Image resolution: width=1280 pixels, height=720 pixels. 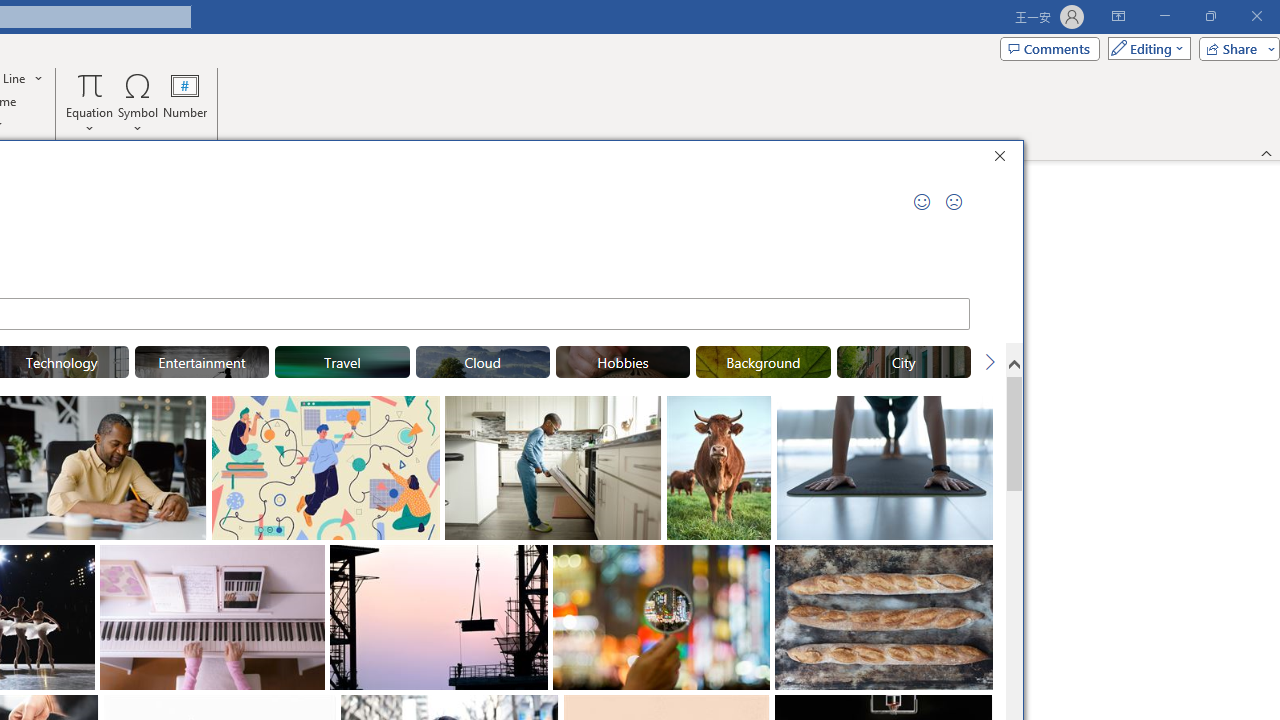 What do you see at coordinates (1144, 47) in the screenshot?
I see `'Editing'` at bounding box center [1144, 47].